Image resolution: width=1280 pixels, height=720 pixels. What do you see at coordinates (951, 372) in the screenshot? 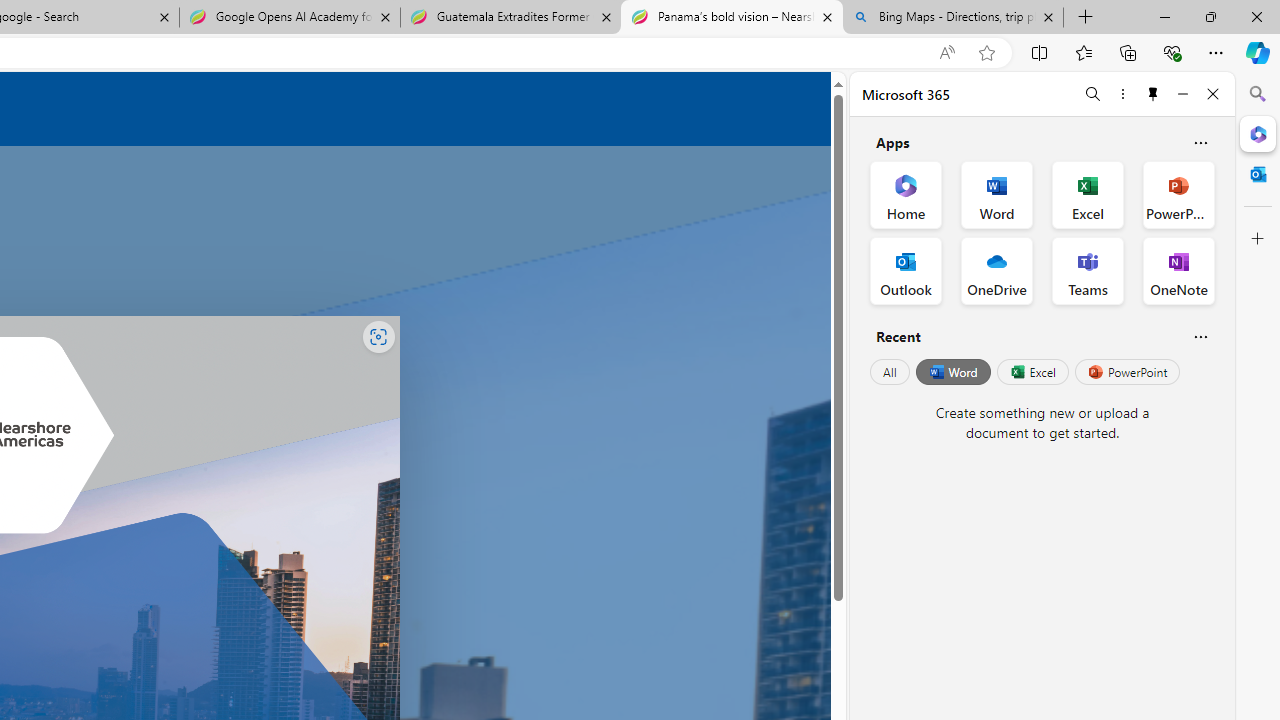
I see `'Word'` at bounding box center [951, 372].